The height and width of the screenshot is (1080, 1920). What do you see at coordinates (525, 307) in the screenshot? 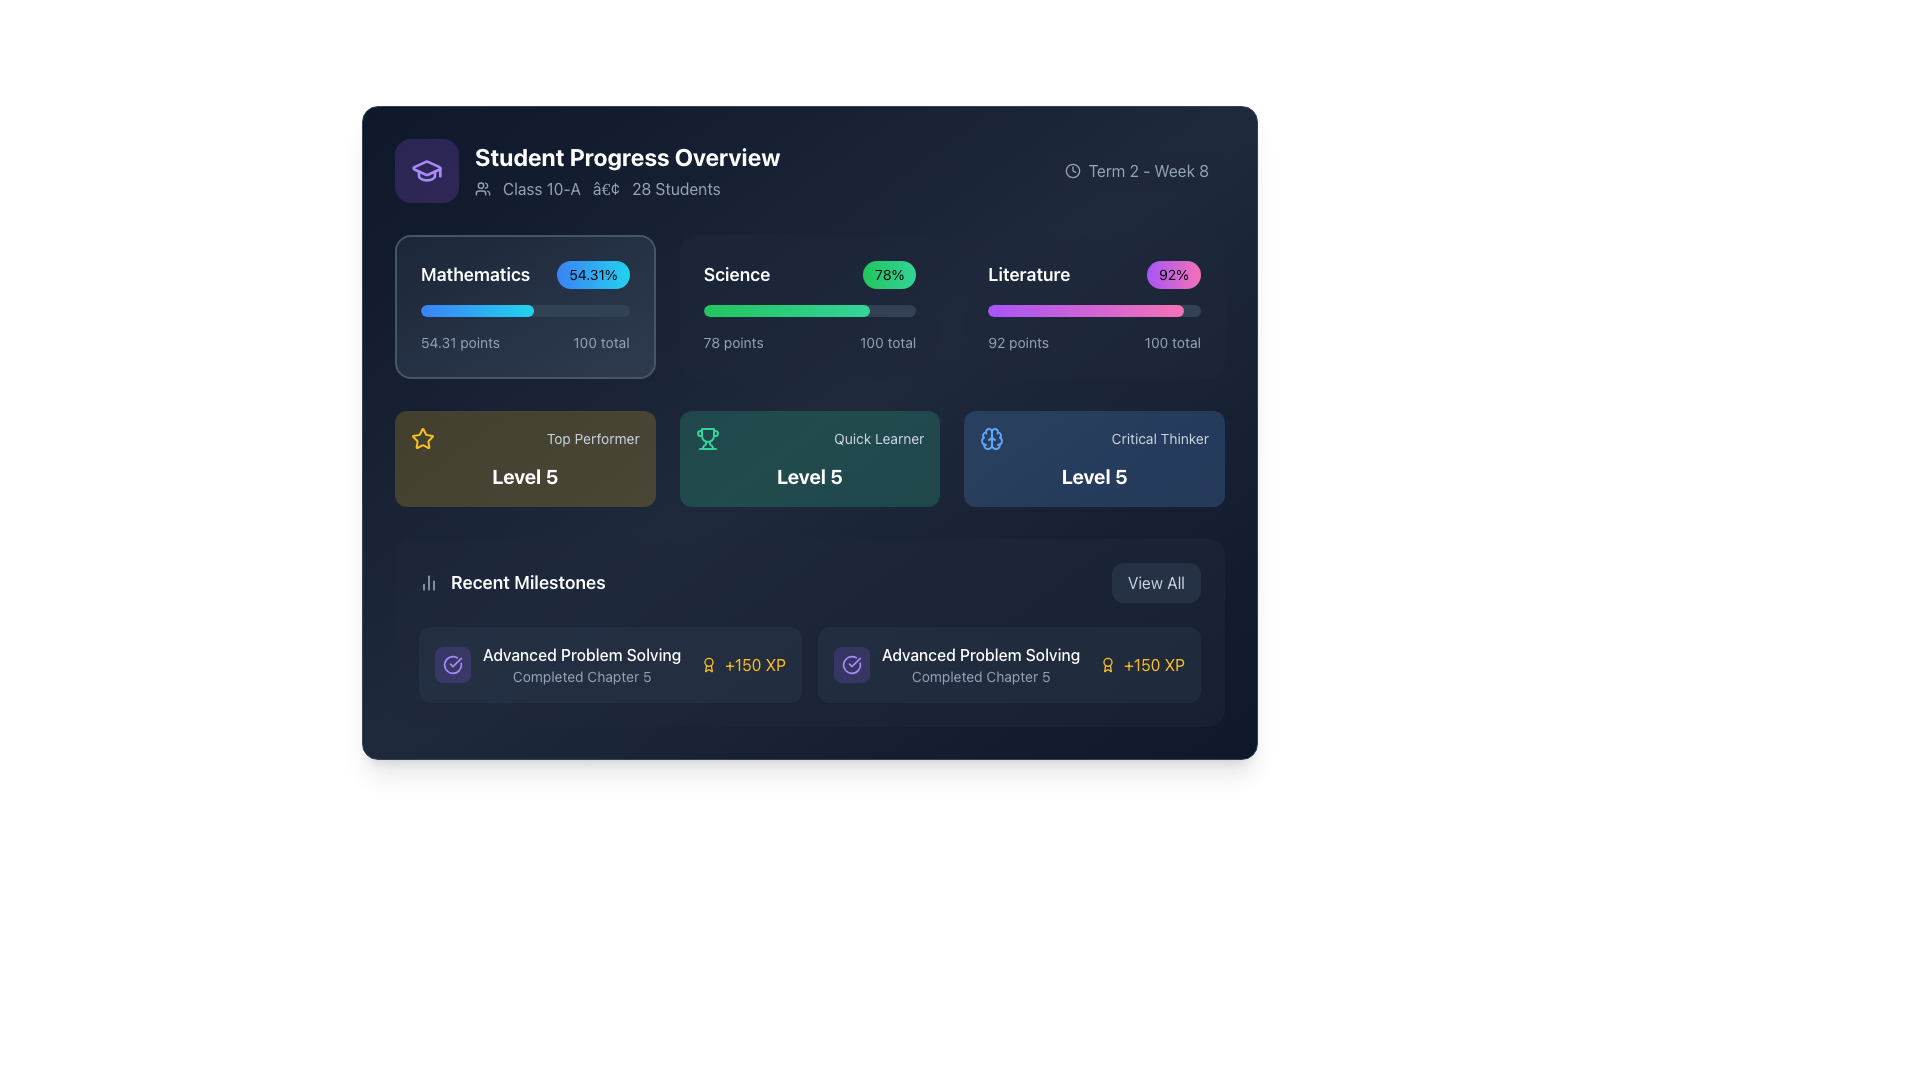
I see `the percentage badge on the Mathematics progress tracker card, which is the first card in a row of three cards in the grid structure` at bounding box center [525, 307].